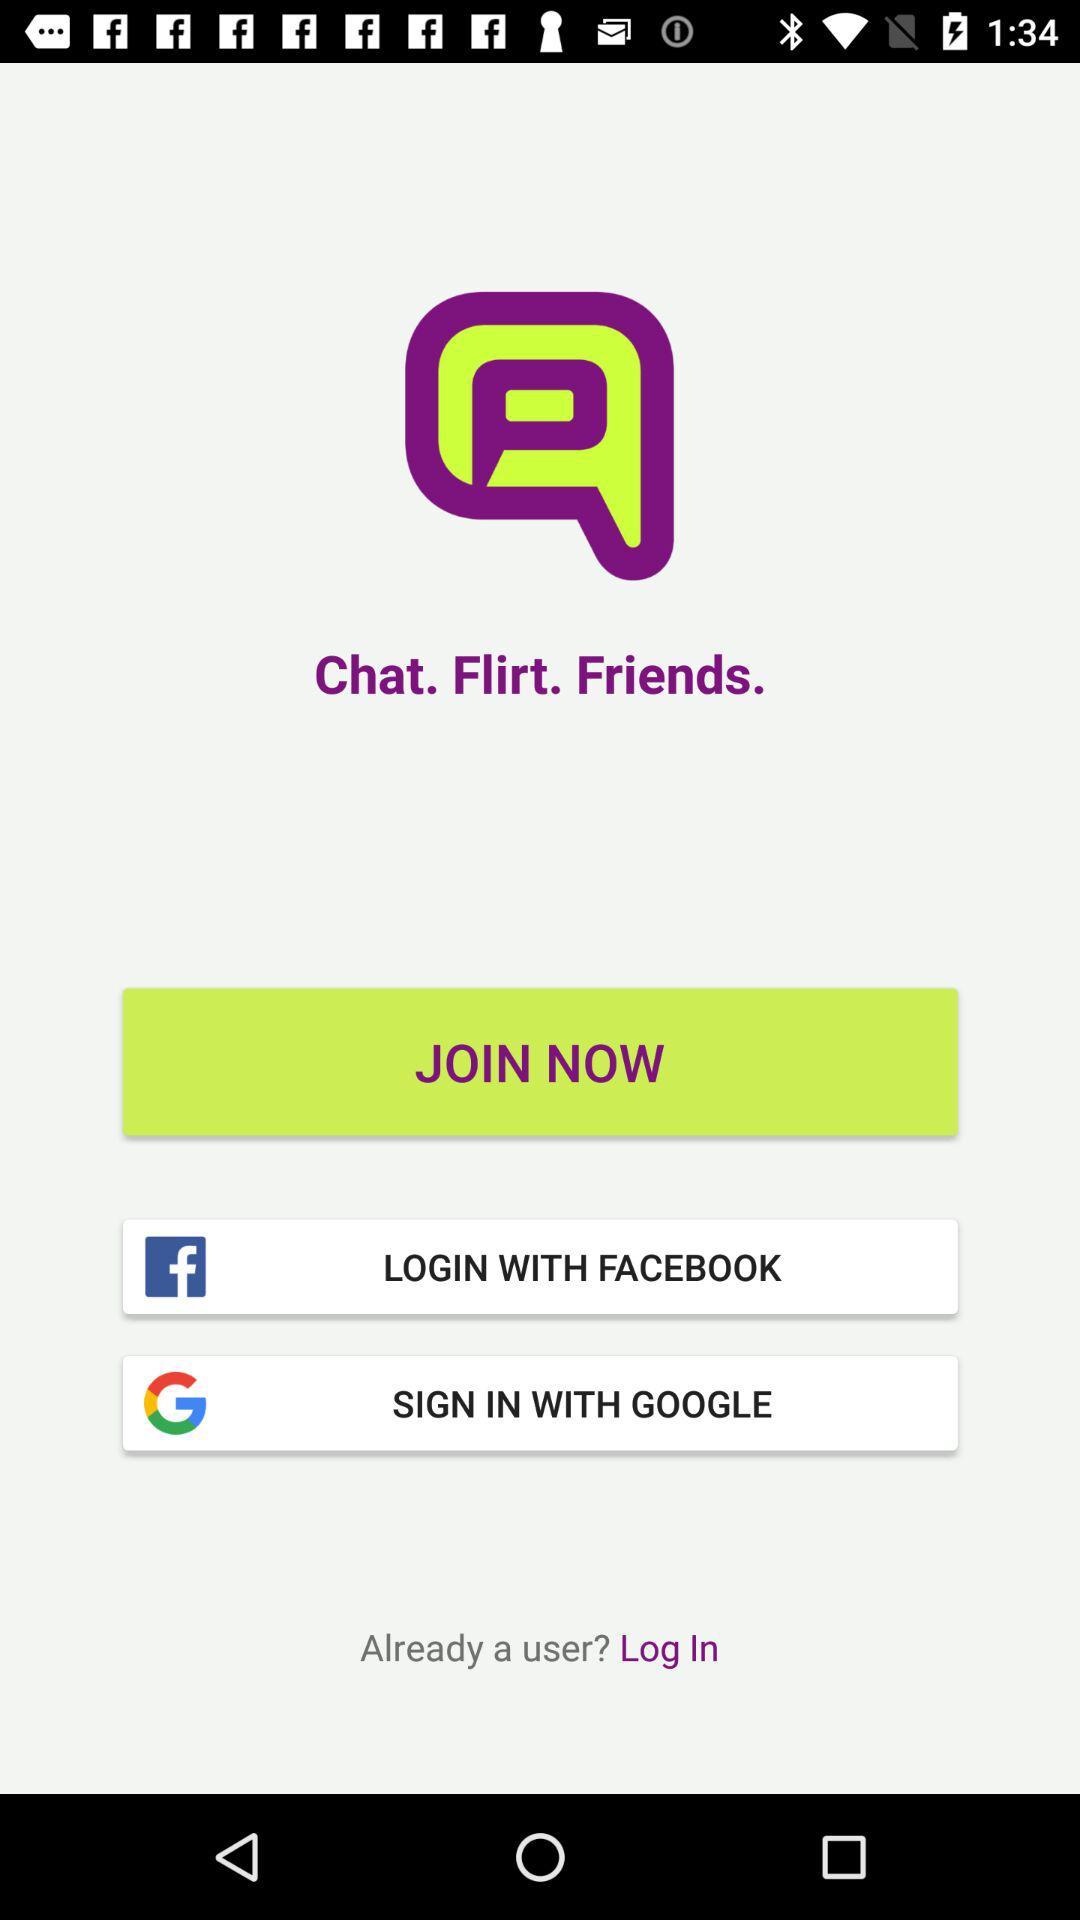 The width and height of the screenshot is (1080, 1920). I want to click on item above login with facebook icon, so click(540, 1060).